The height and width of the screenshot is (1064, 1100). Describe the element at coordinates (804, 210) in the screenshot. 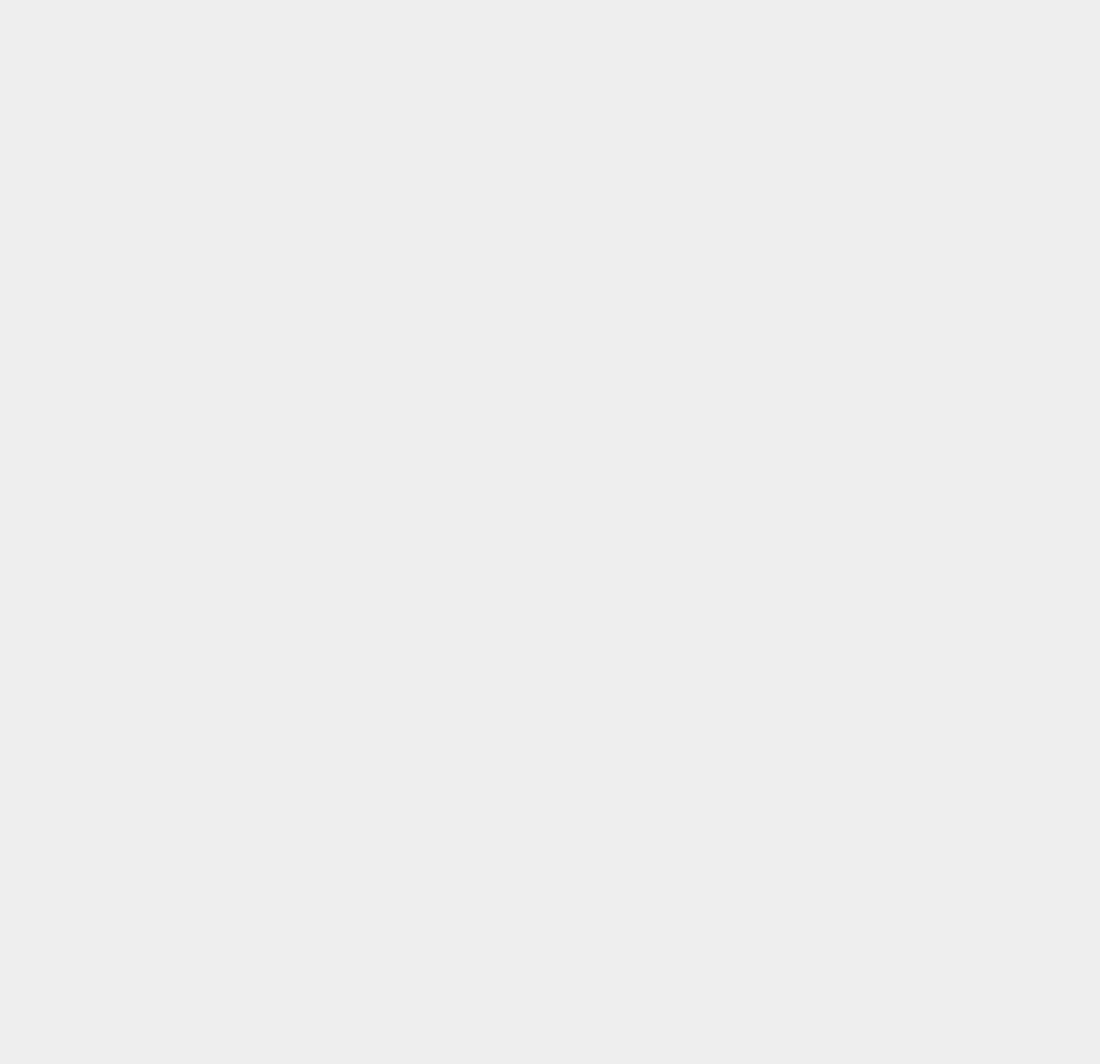

I see `'Logitech'` at that location.